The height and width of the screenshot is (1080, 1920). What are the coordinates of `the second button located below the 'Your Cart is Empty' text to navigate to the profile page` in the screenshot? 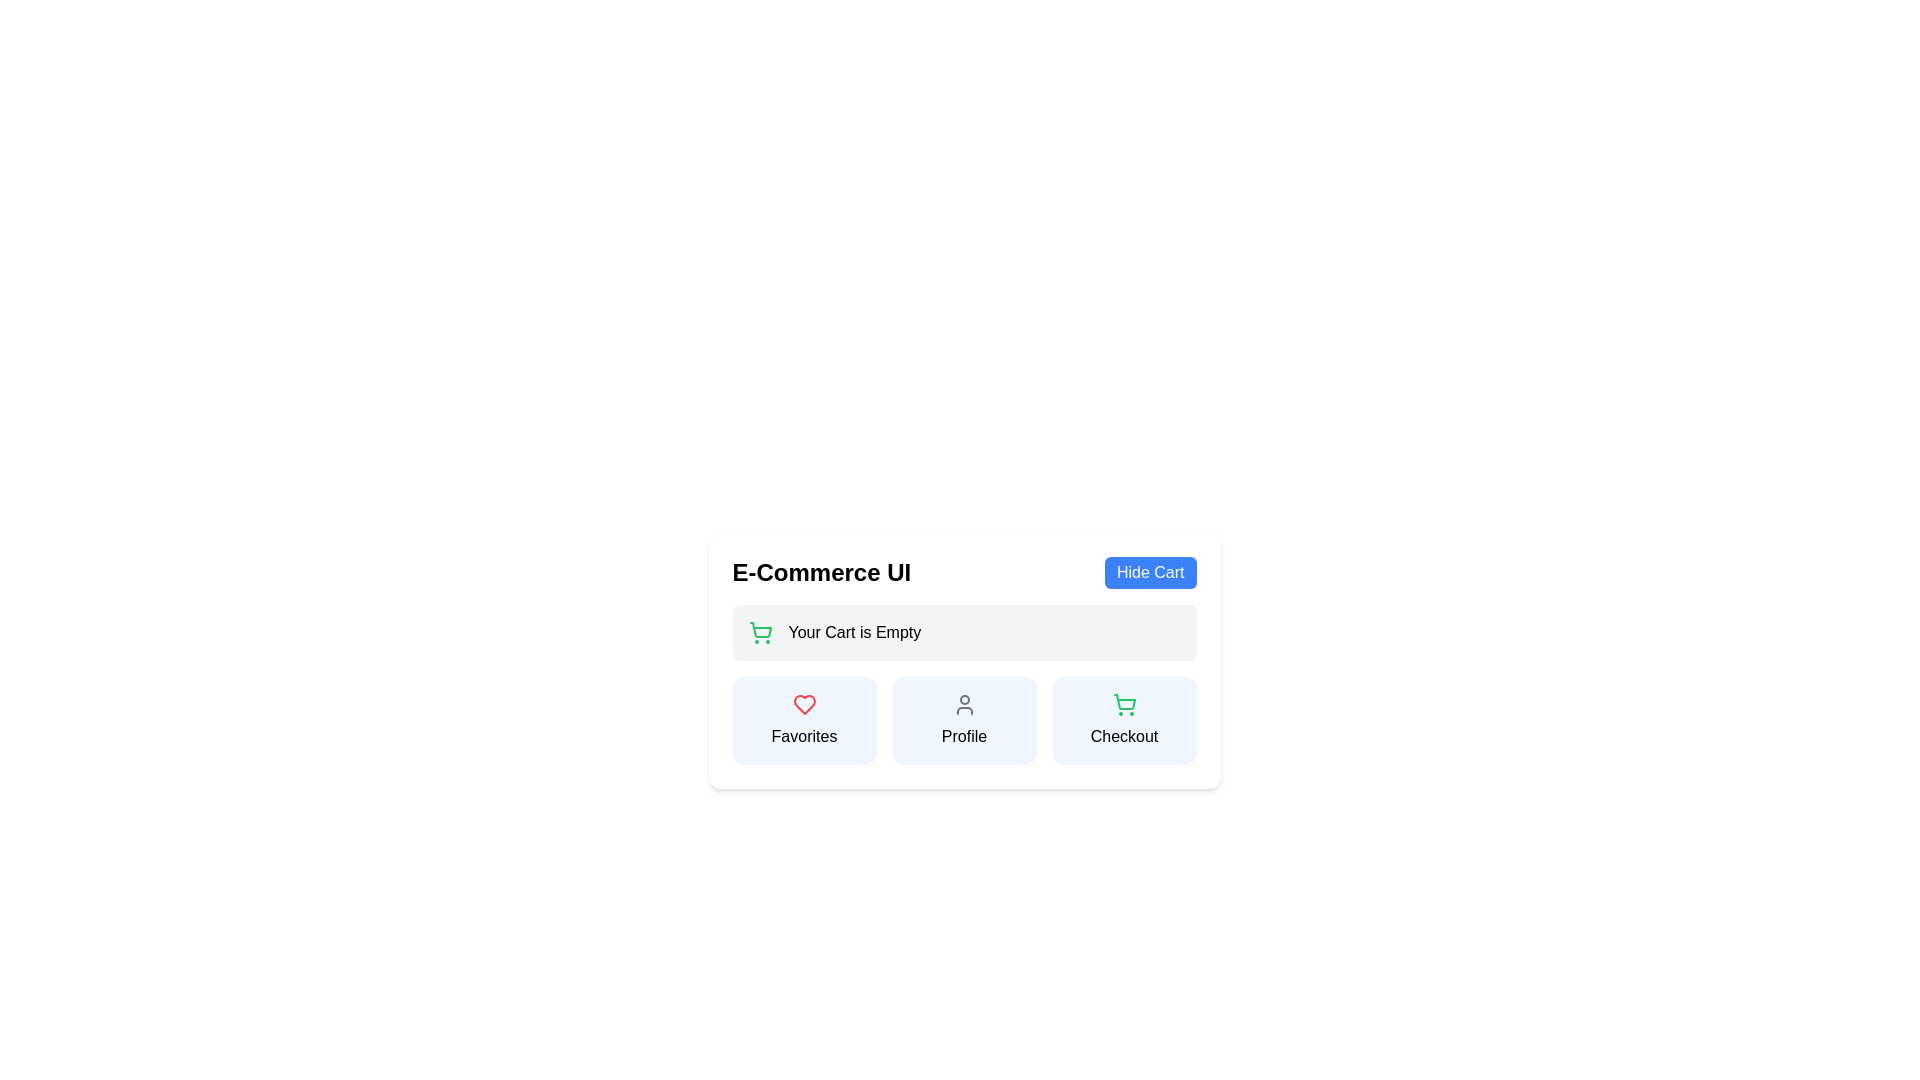 It's located at (964, 684).